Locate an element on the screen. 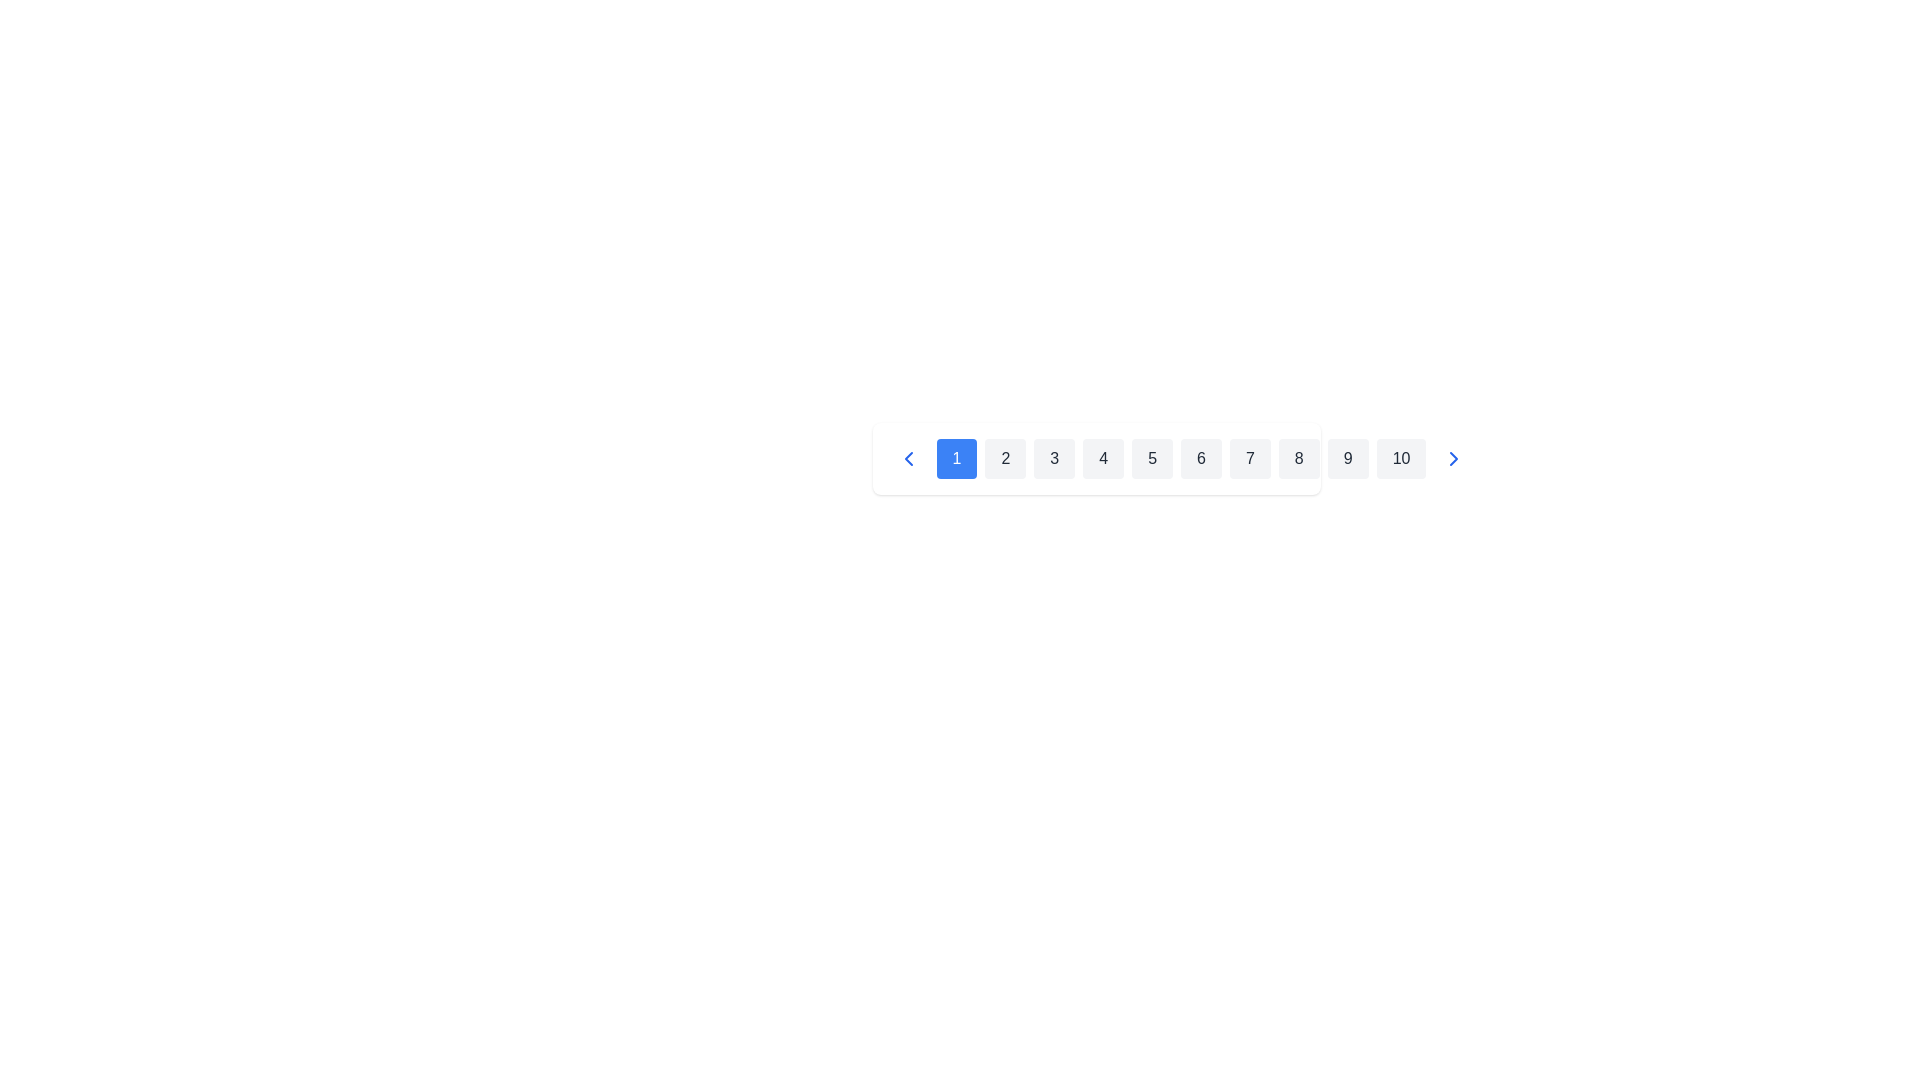 The width and height of the screenshot is (1920, 1080). the pagination button for the fourth page is located at coordinates (1095, 459).